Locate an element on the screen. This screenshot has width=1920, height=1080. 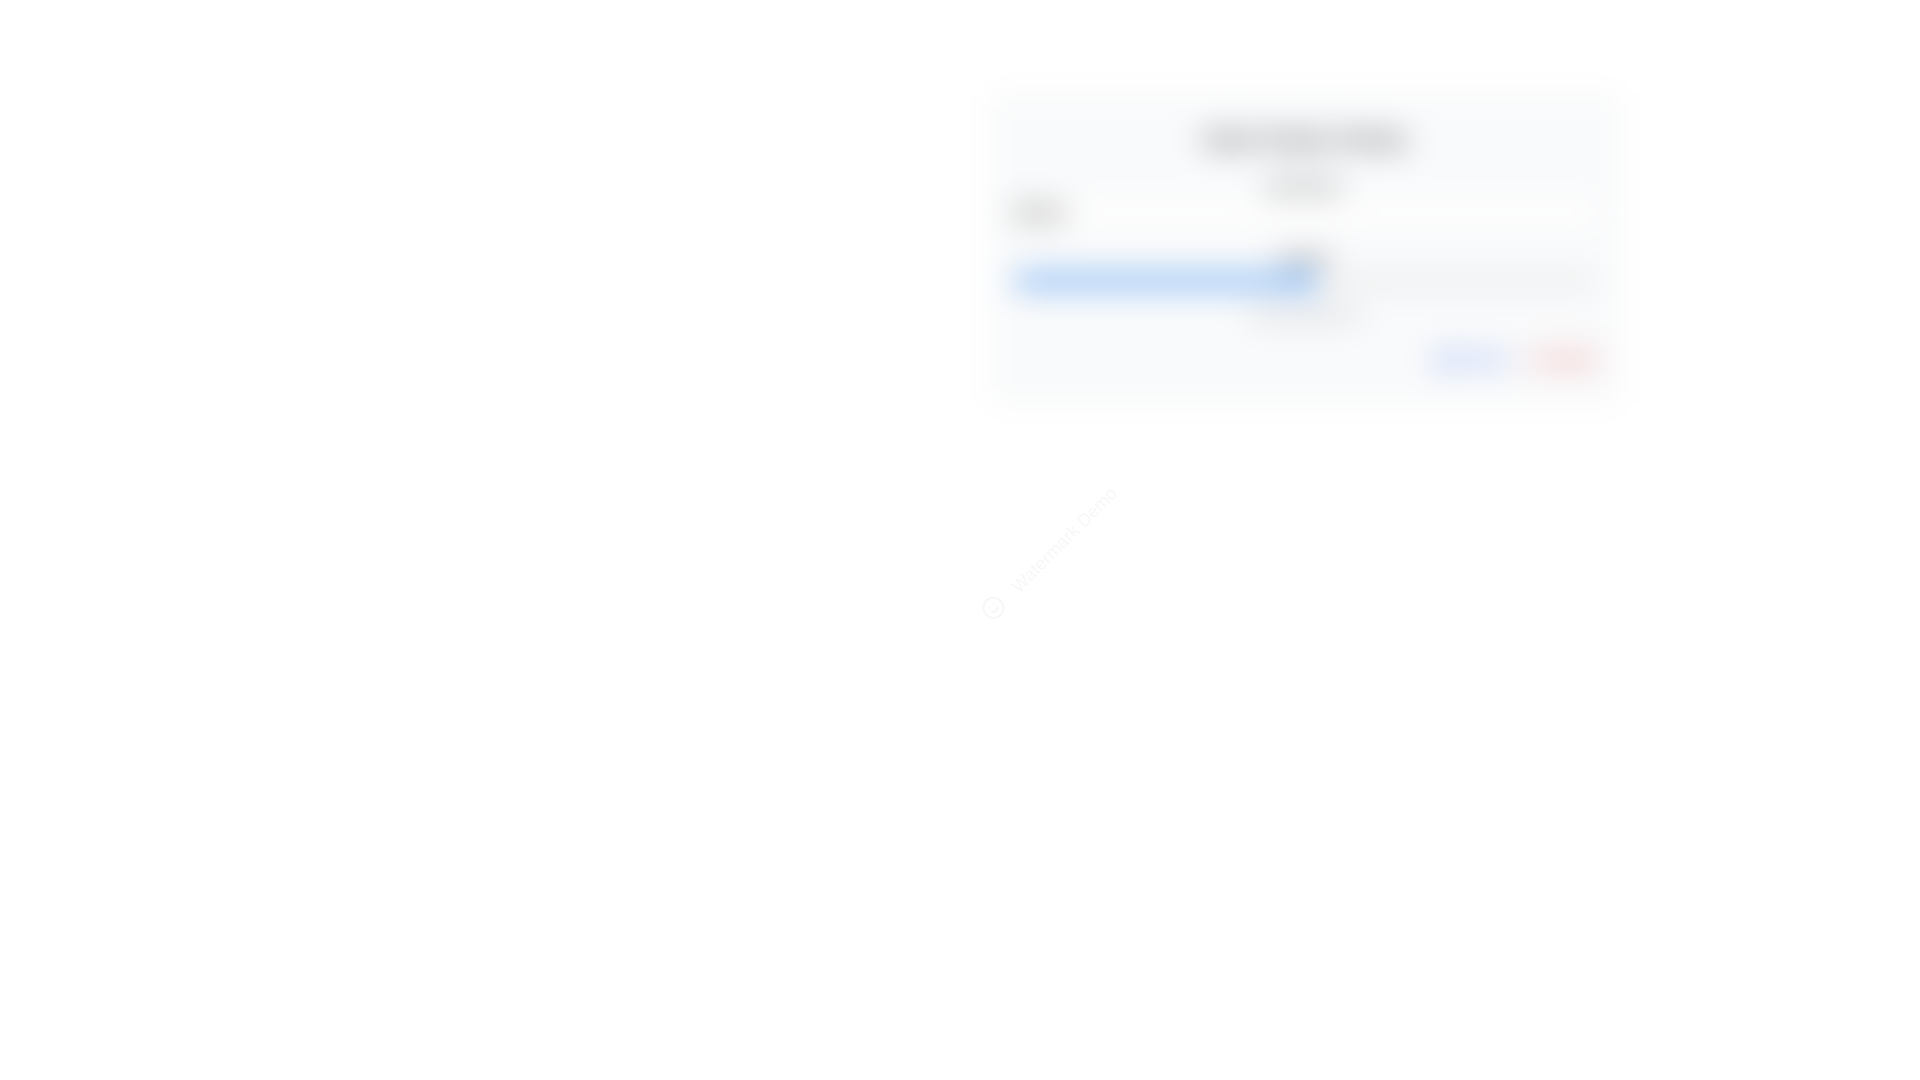
the slider value is located at coordinates (1402, 281).